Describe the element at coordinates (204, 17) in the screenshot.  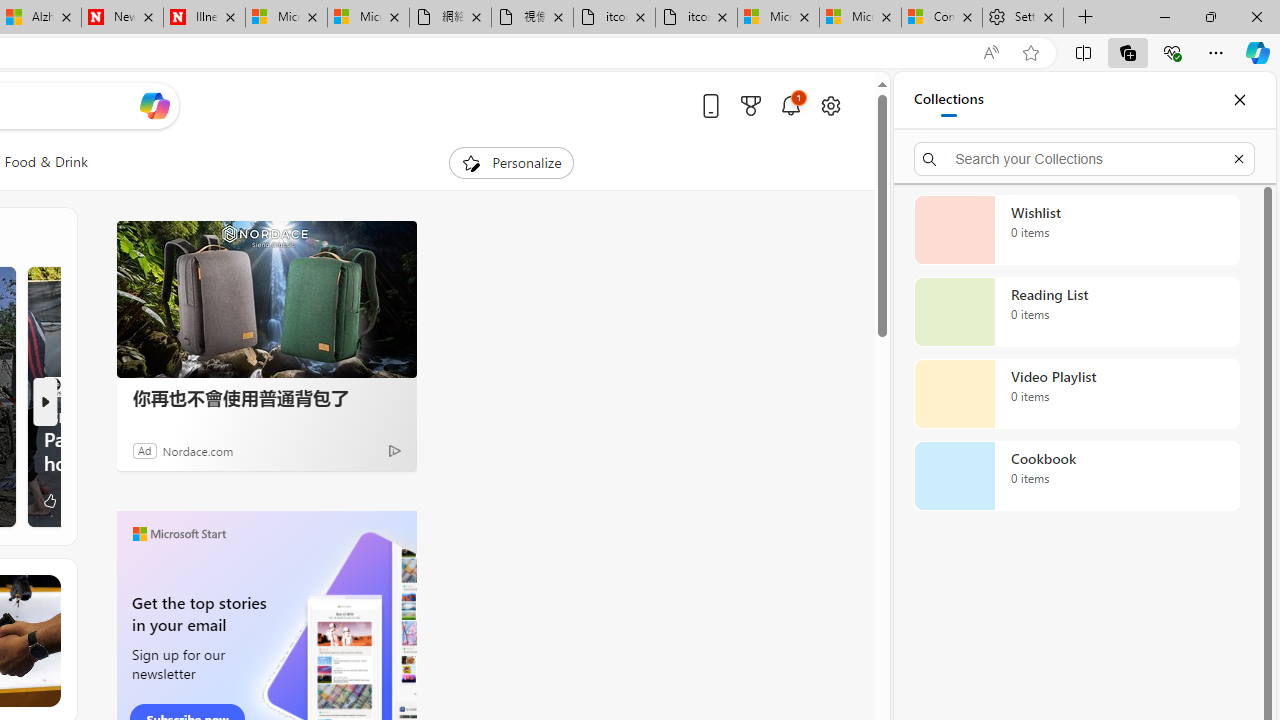
I see `'Illness news & latest pictures from Newsweek.com'` at that location.